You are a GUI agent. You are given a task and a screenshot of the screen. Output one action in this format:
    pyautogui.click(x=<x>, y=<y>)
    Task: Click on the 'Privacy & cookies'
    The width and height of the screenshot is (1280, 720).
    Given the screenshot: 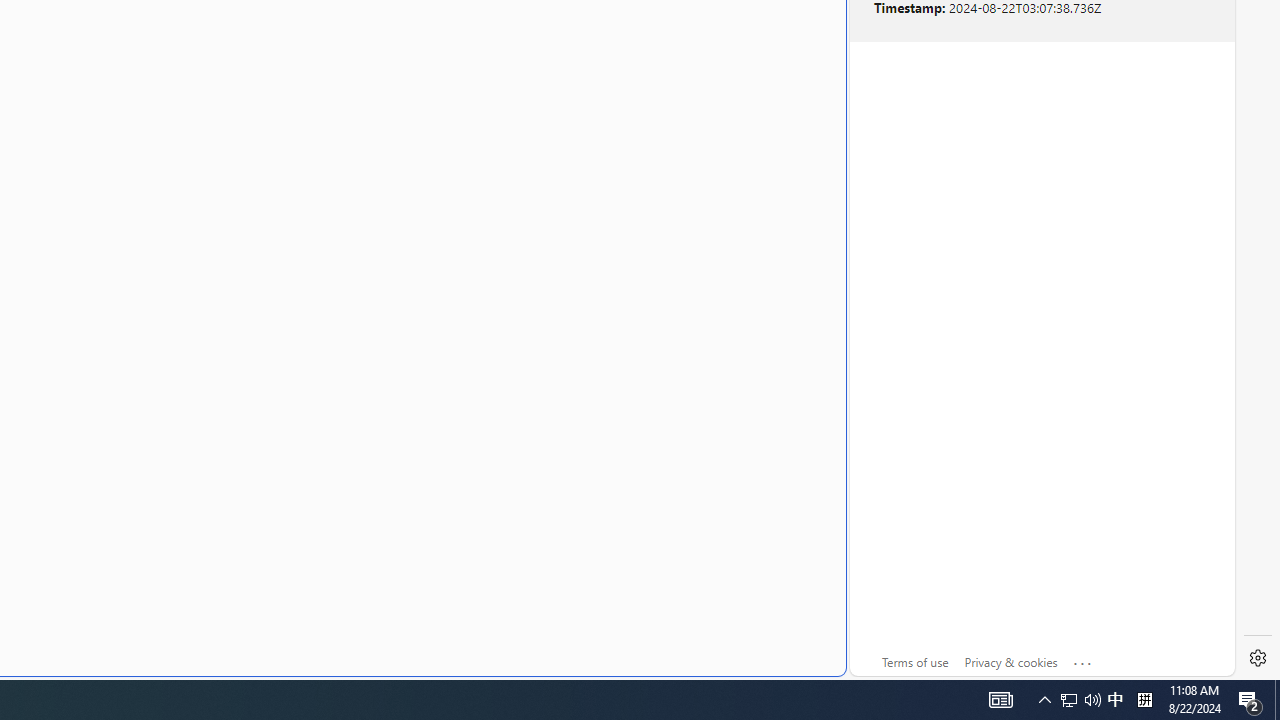 What is the action you would take?
    pyautogui.click(x=1011, y=662)
    